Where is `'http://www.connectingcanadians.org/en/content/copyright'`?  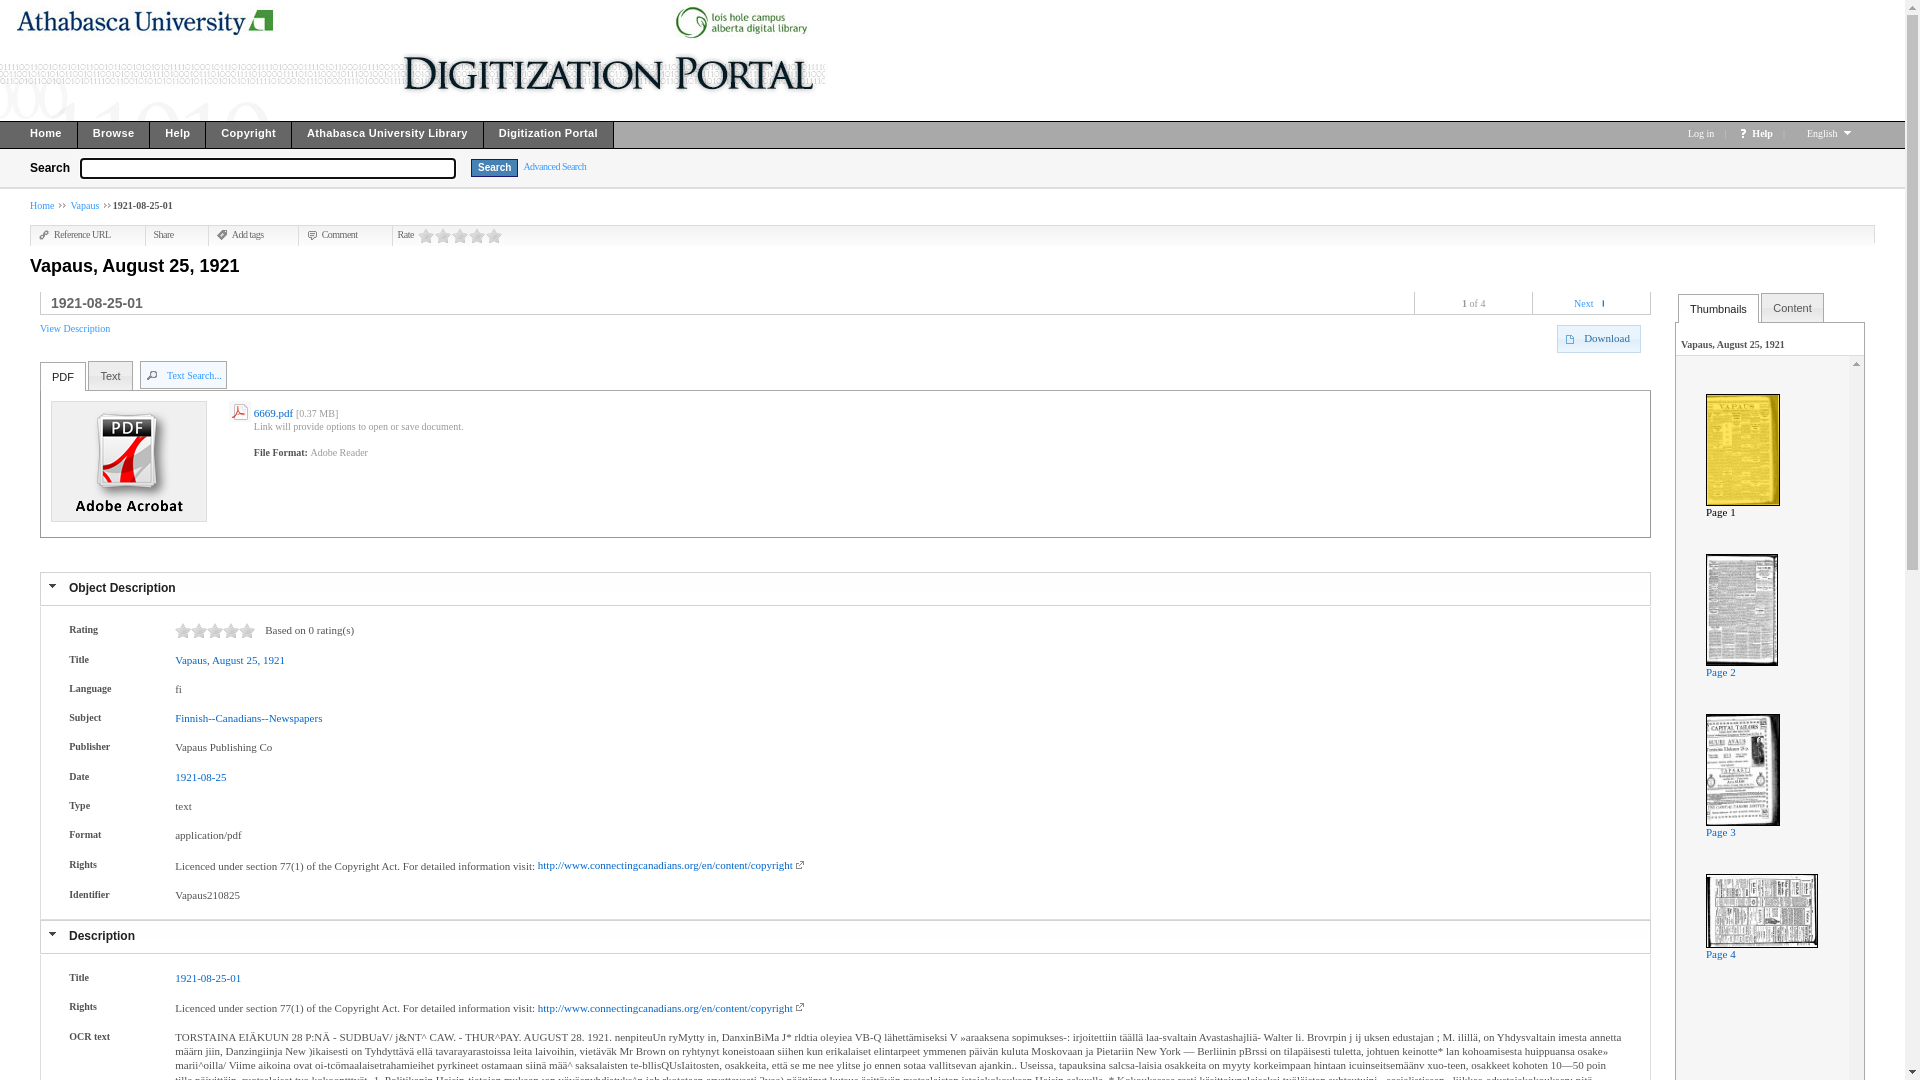 'http://www.connectingcanadians.org/en/content/copyright' is located at coordinates (673, 1007).